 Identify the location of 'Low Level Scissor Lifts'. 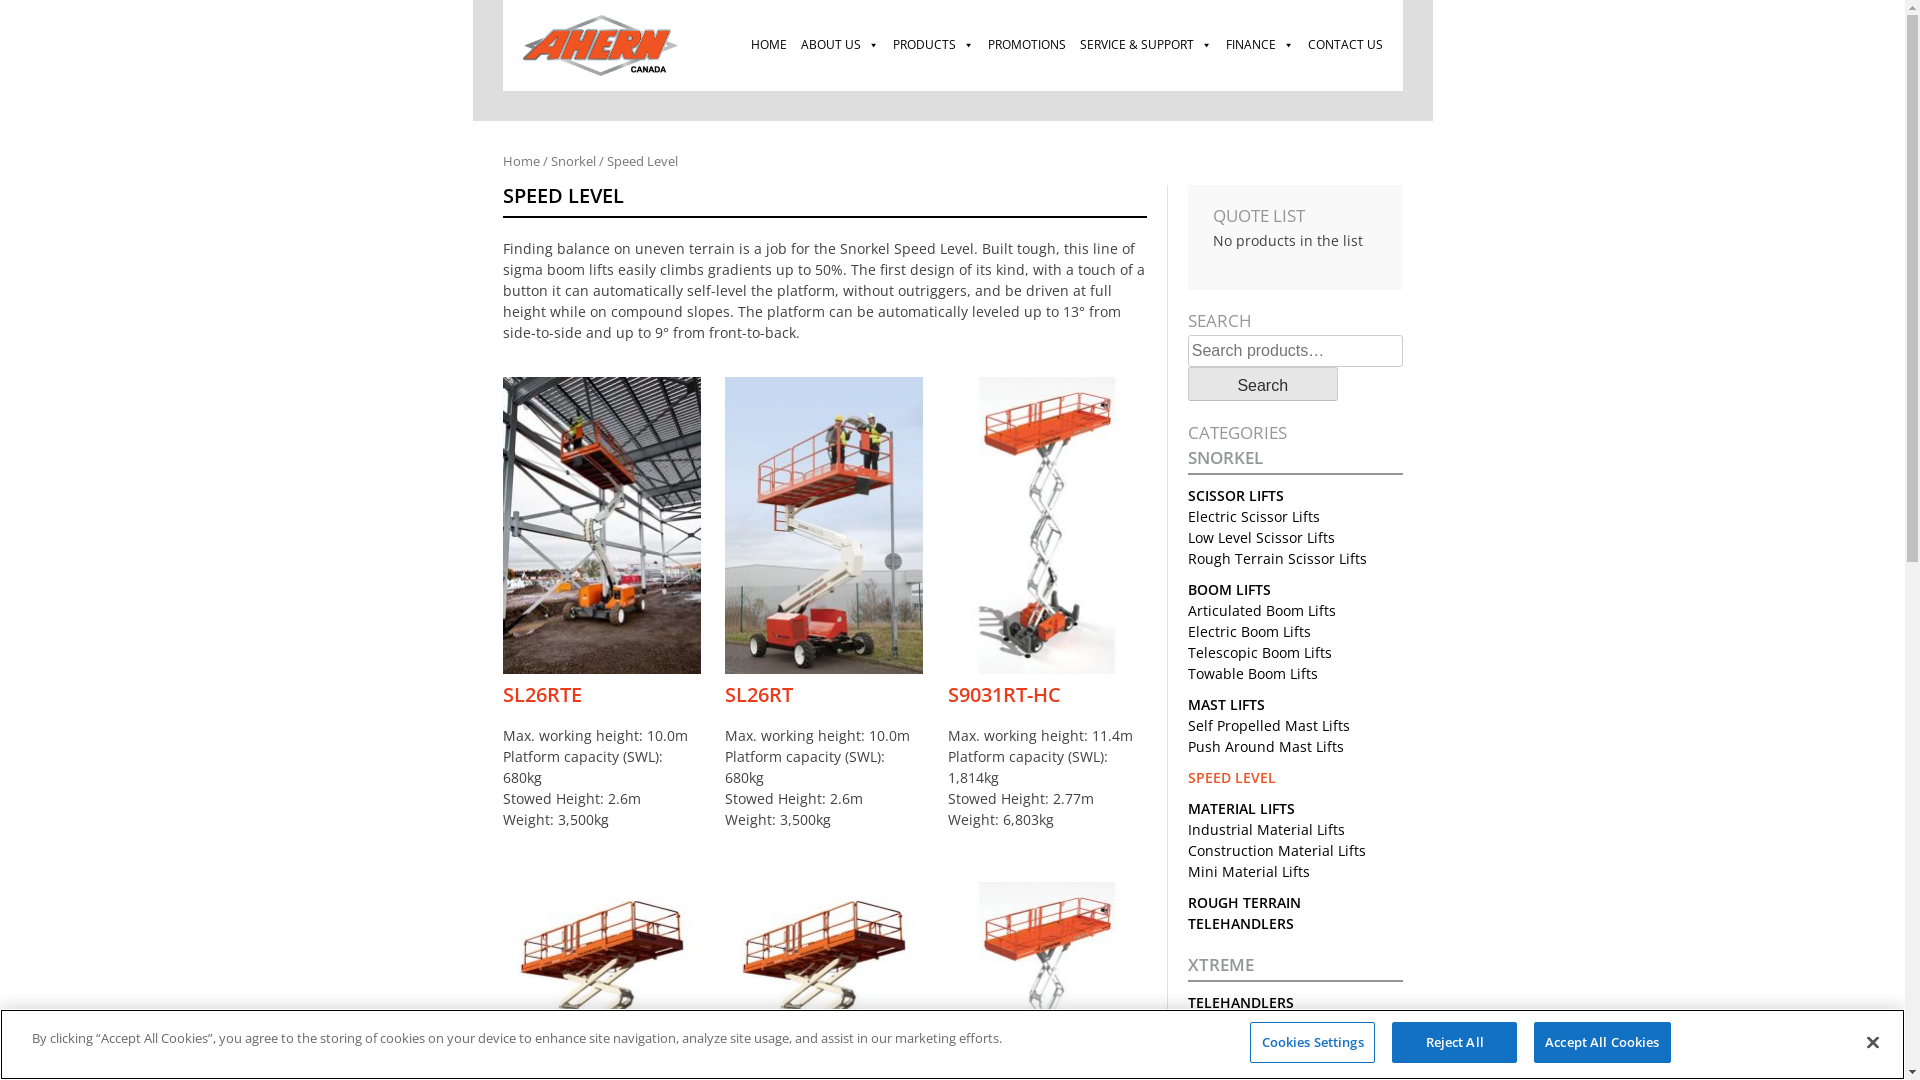
(1260, 536).